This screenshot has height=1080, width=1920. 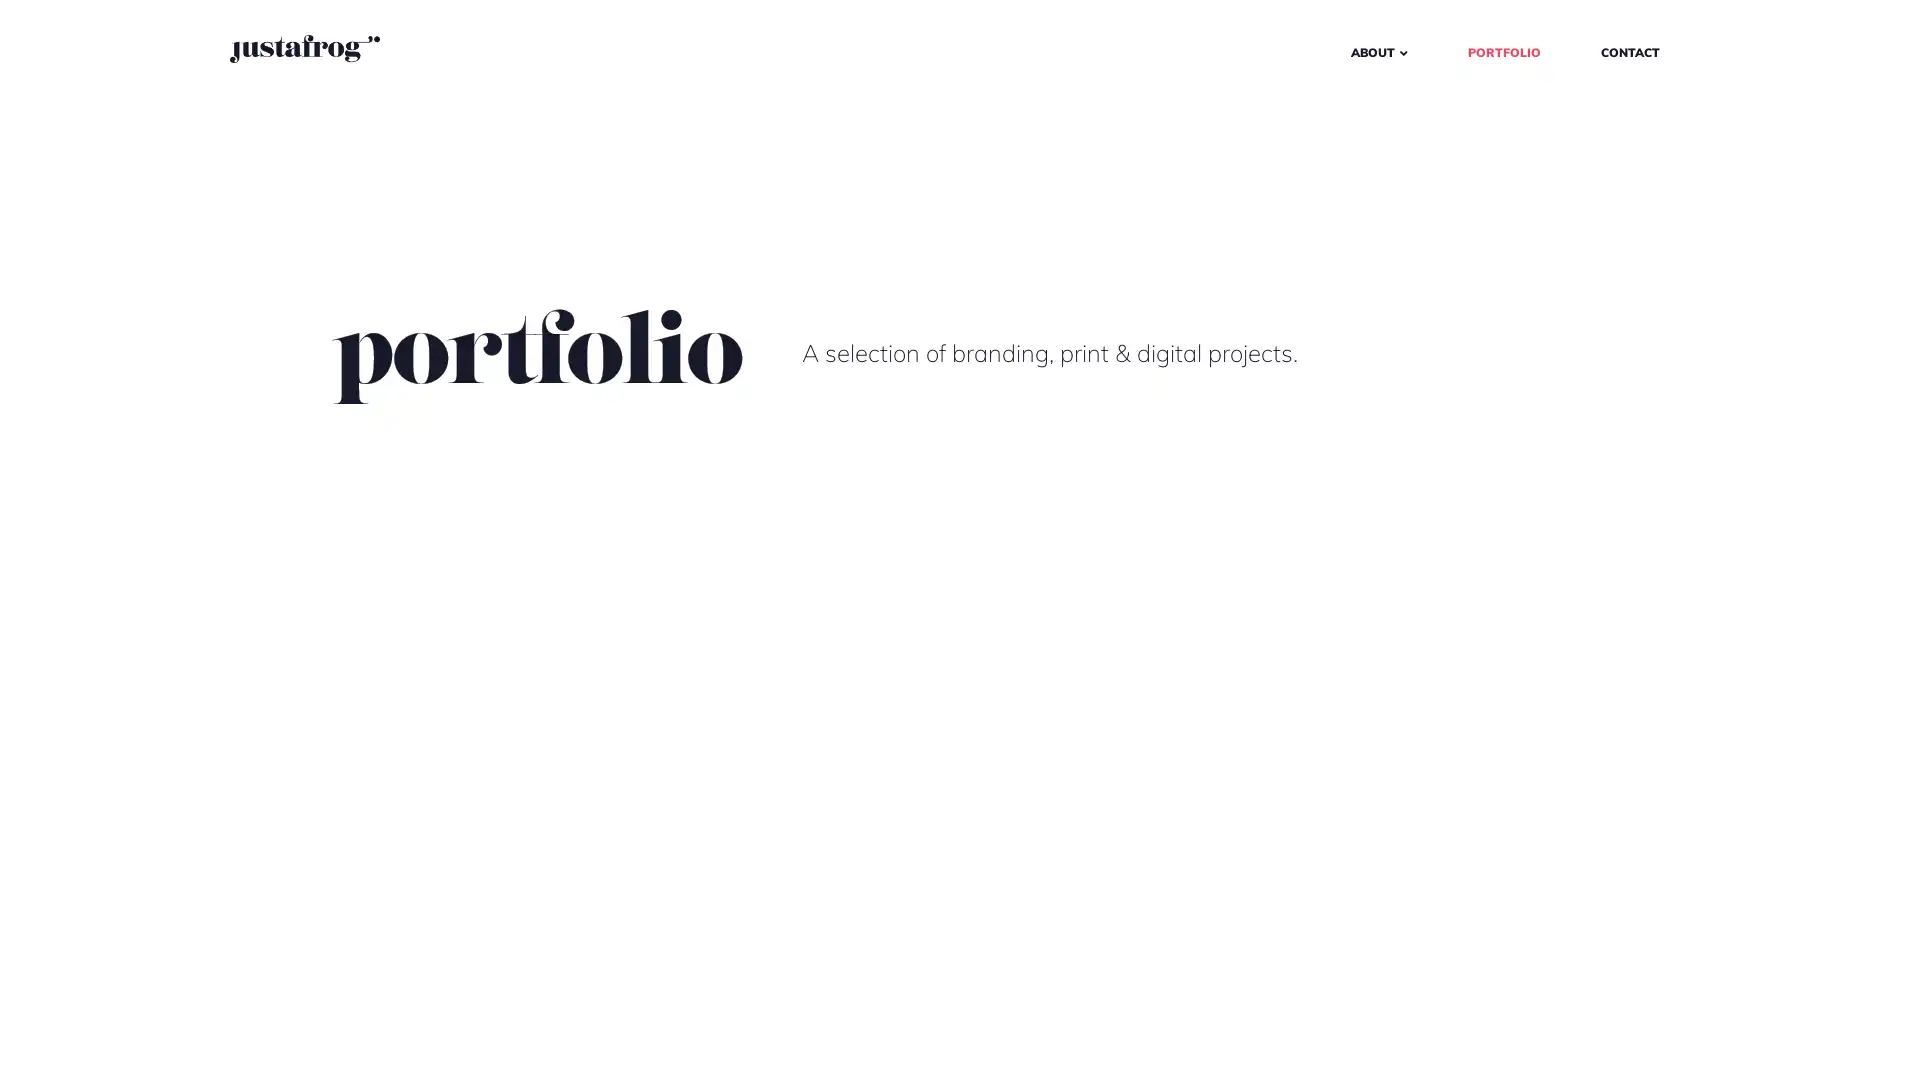 What do you see at coordinates (166, 1027) in the screenshot?
I see `VIEW` at bounding box center [166, 1027].